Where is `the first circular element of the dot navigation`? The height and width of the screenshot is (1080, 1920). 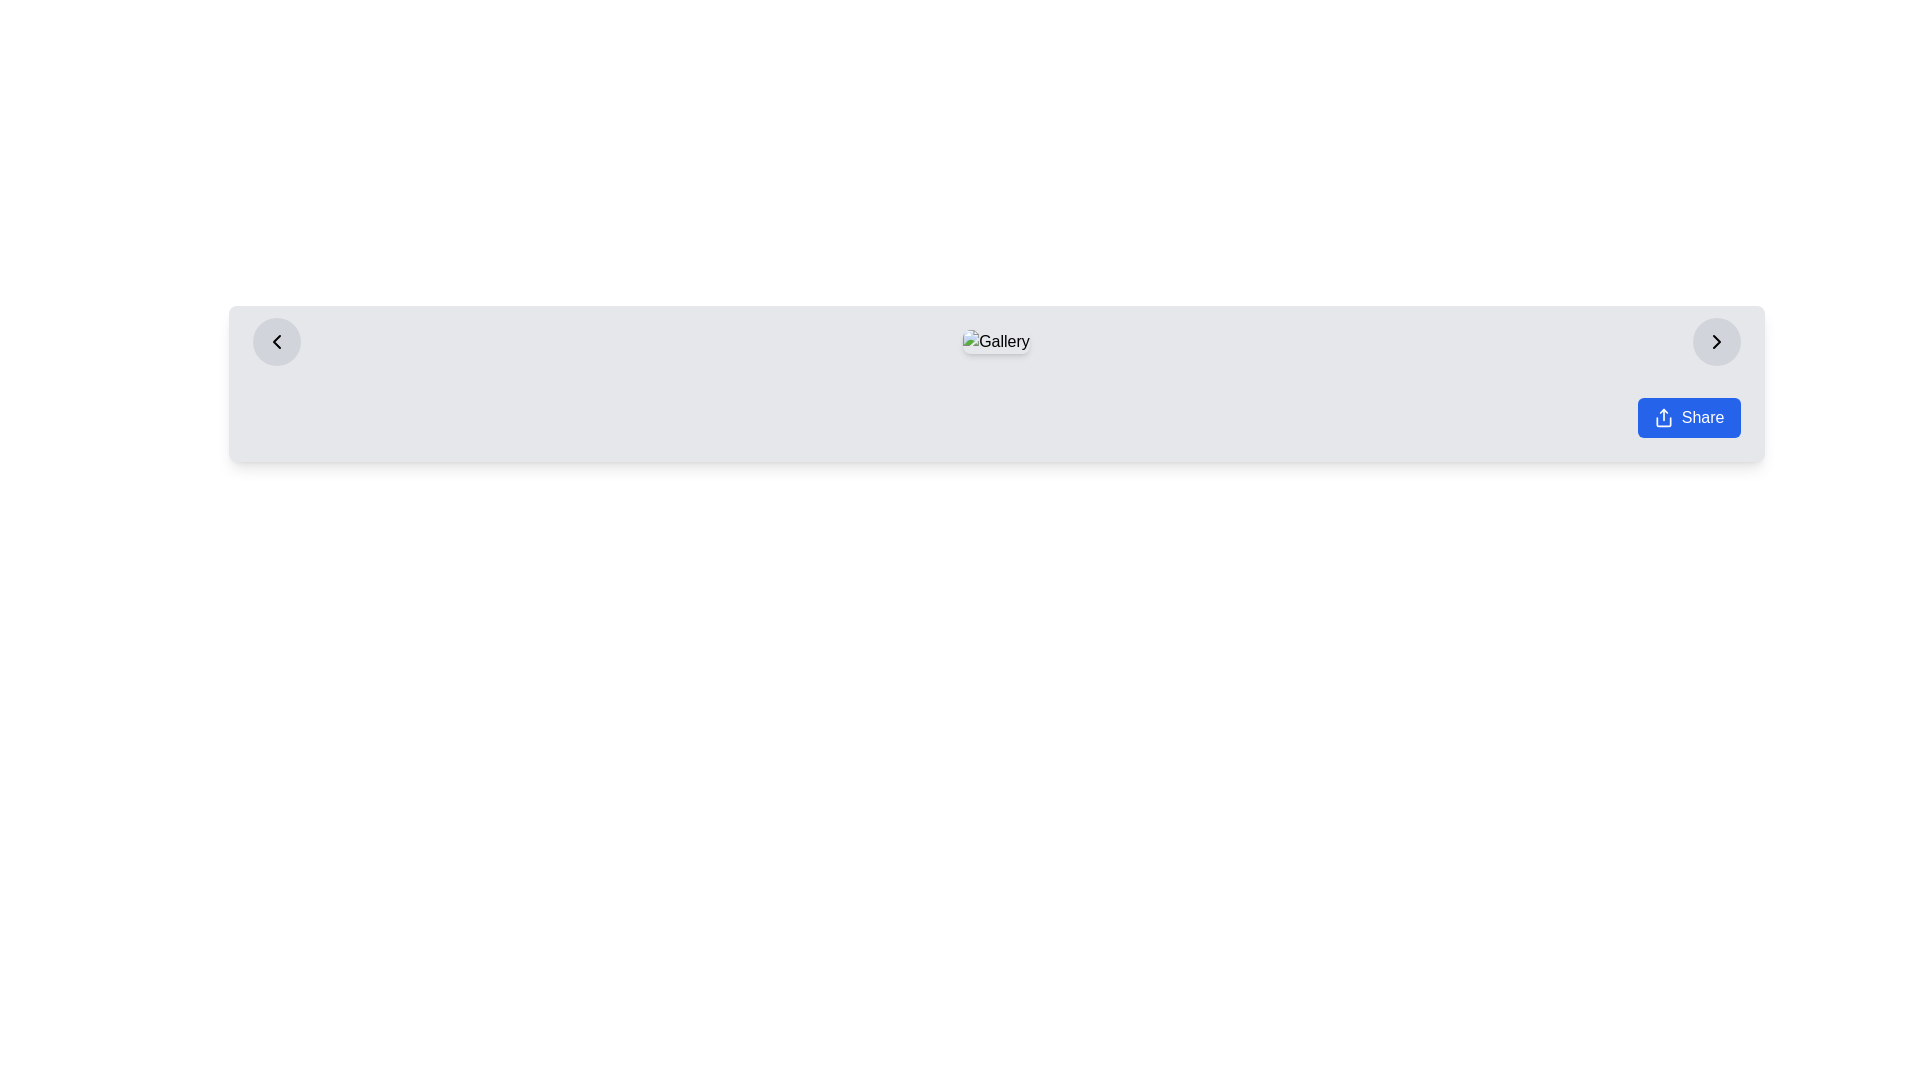
the first circular element of the dot navigation is located at coordinates (976, 375).